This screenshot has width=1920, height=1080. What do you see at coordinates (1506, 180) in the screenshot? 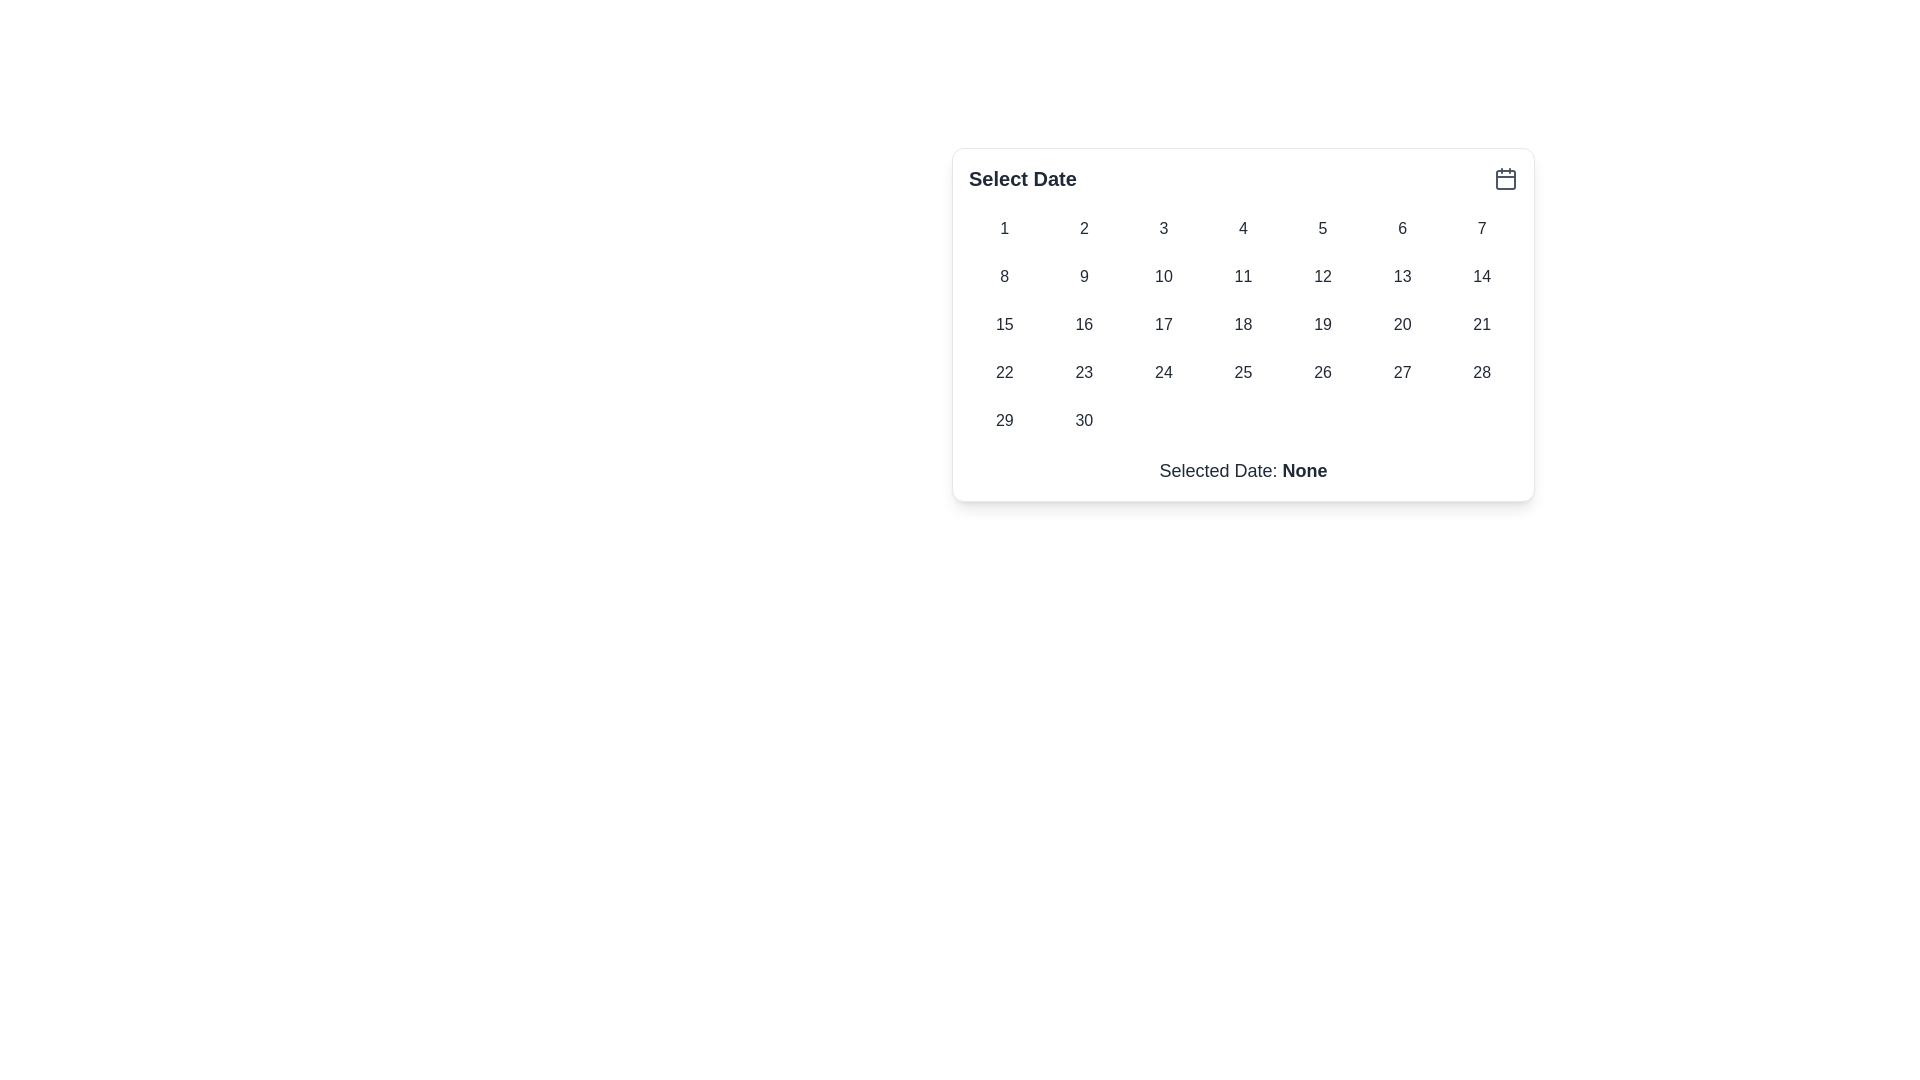
I see `the filled rectangle within the calendar icon located in the upper-right corner of the date picker panel` at bounding box center [1506, 180].